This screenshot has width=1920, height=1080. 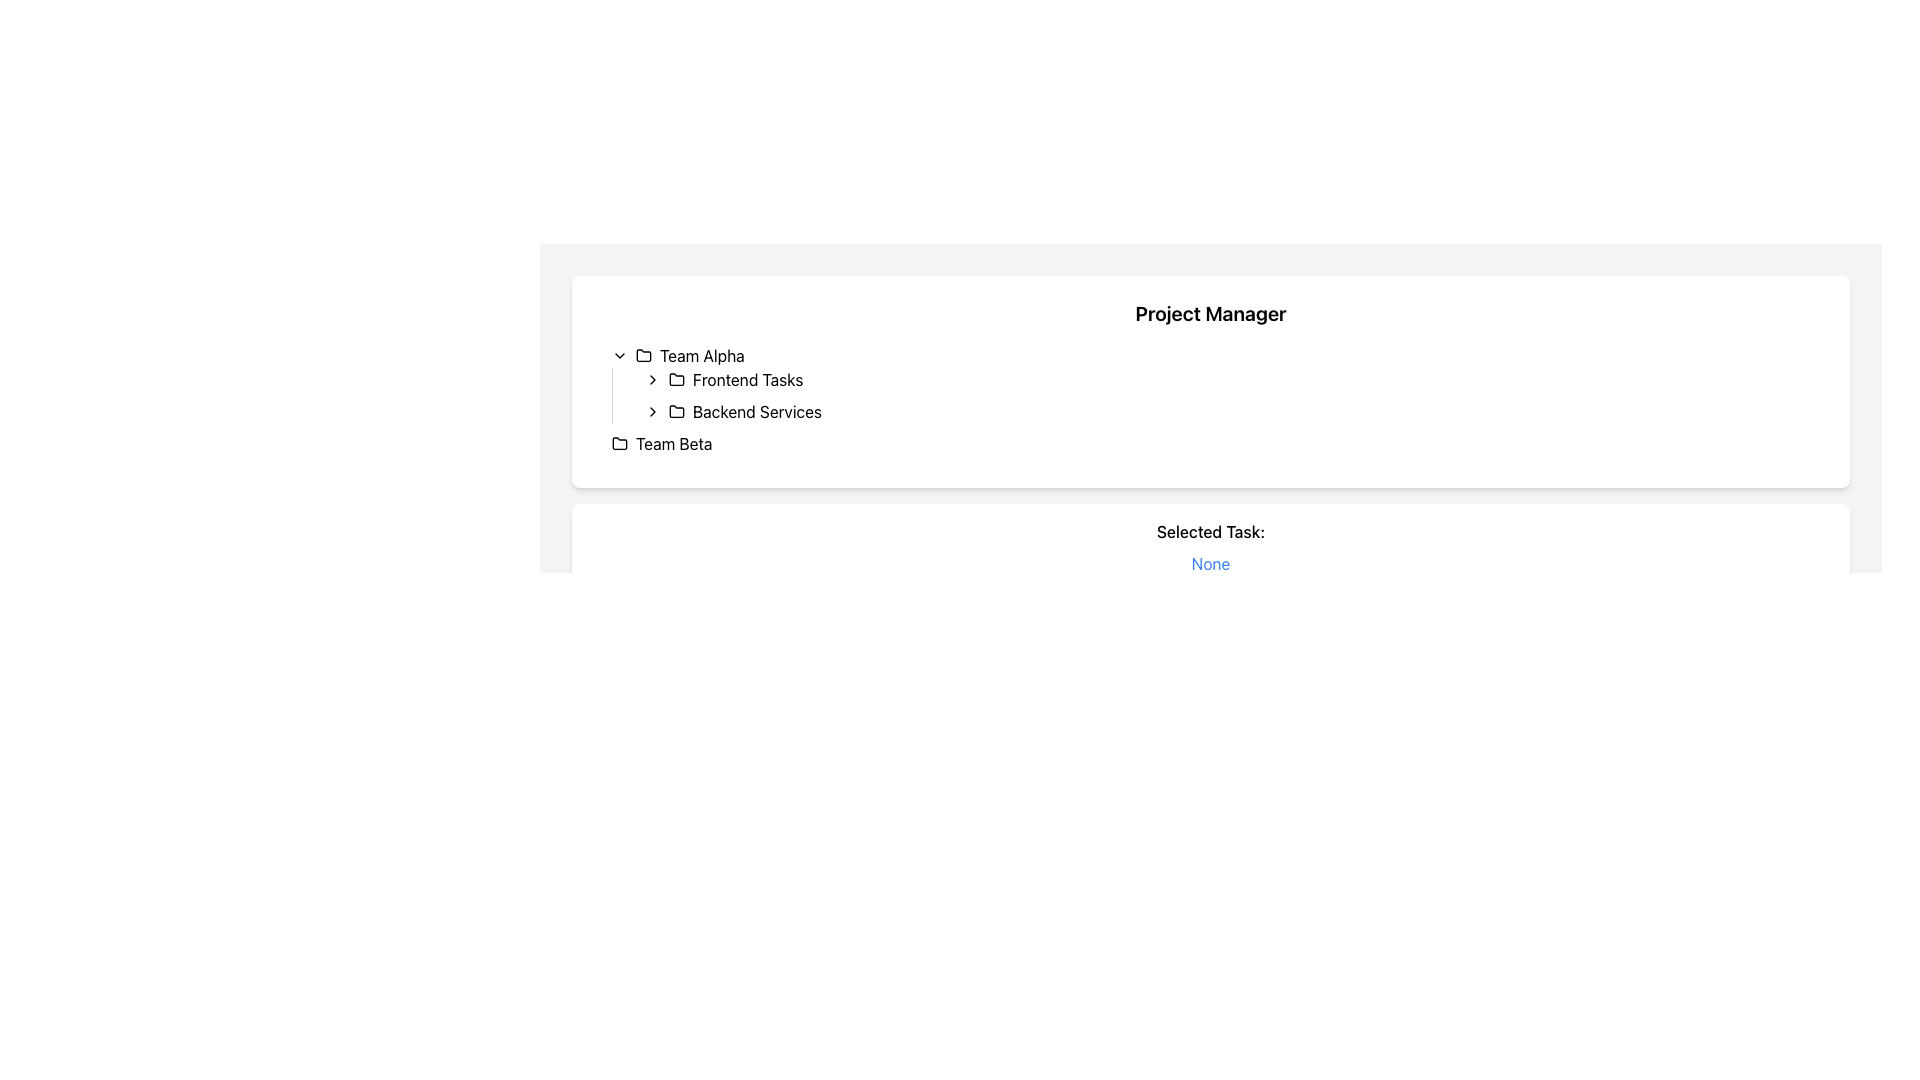 What do you see at coordinates (618, 354) in the screenshot?
I see `the downward-oriented chevron icon` at bounding box center [618, 354].